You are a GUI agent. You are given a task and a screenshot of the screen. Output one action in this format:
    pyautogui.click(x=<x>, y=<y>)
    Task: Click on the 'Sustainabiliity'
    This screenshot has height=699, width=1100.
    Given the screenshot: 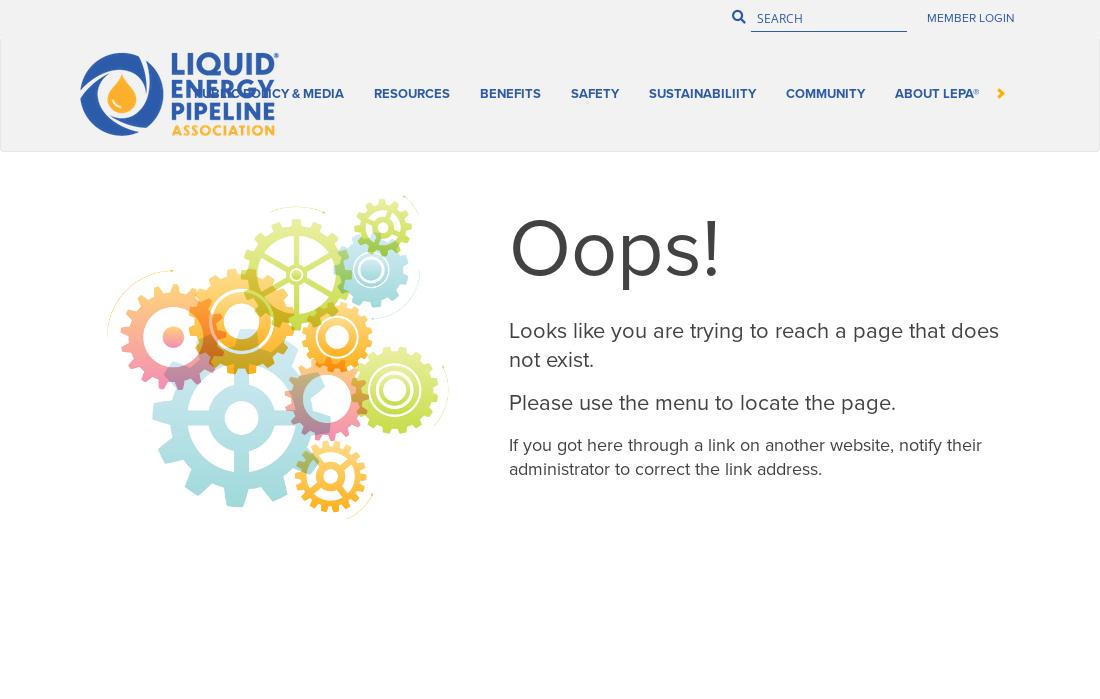 What is the action you would take?
    pyautogui.click(x=951, y=87)
    